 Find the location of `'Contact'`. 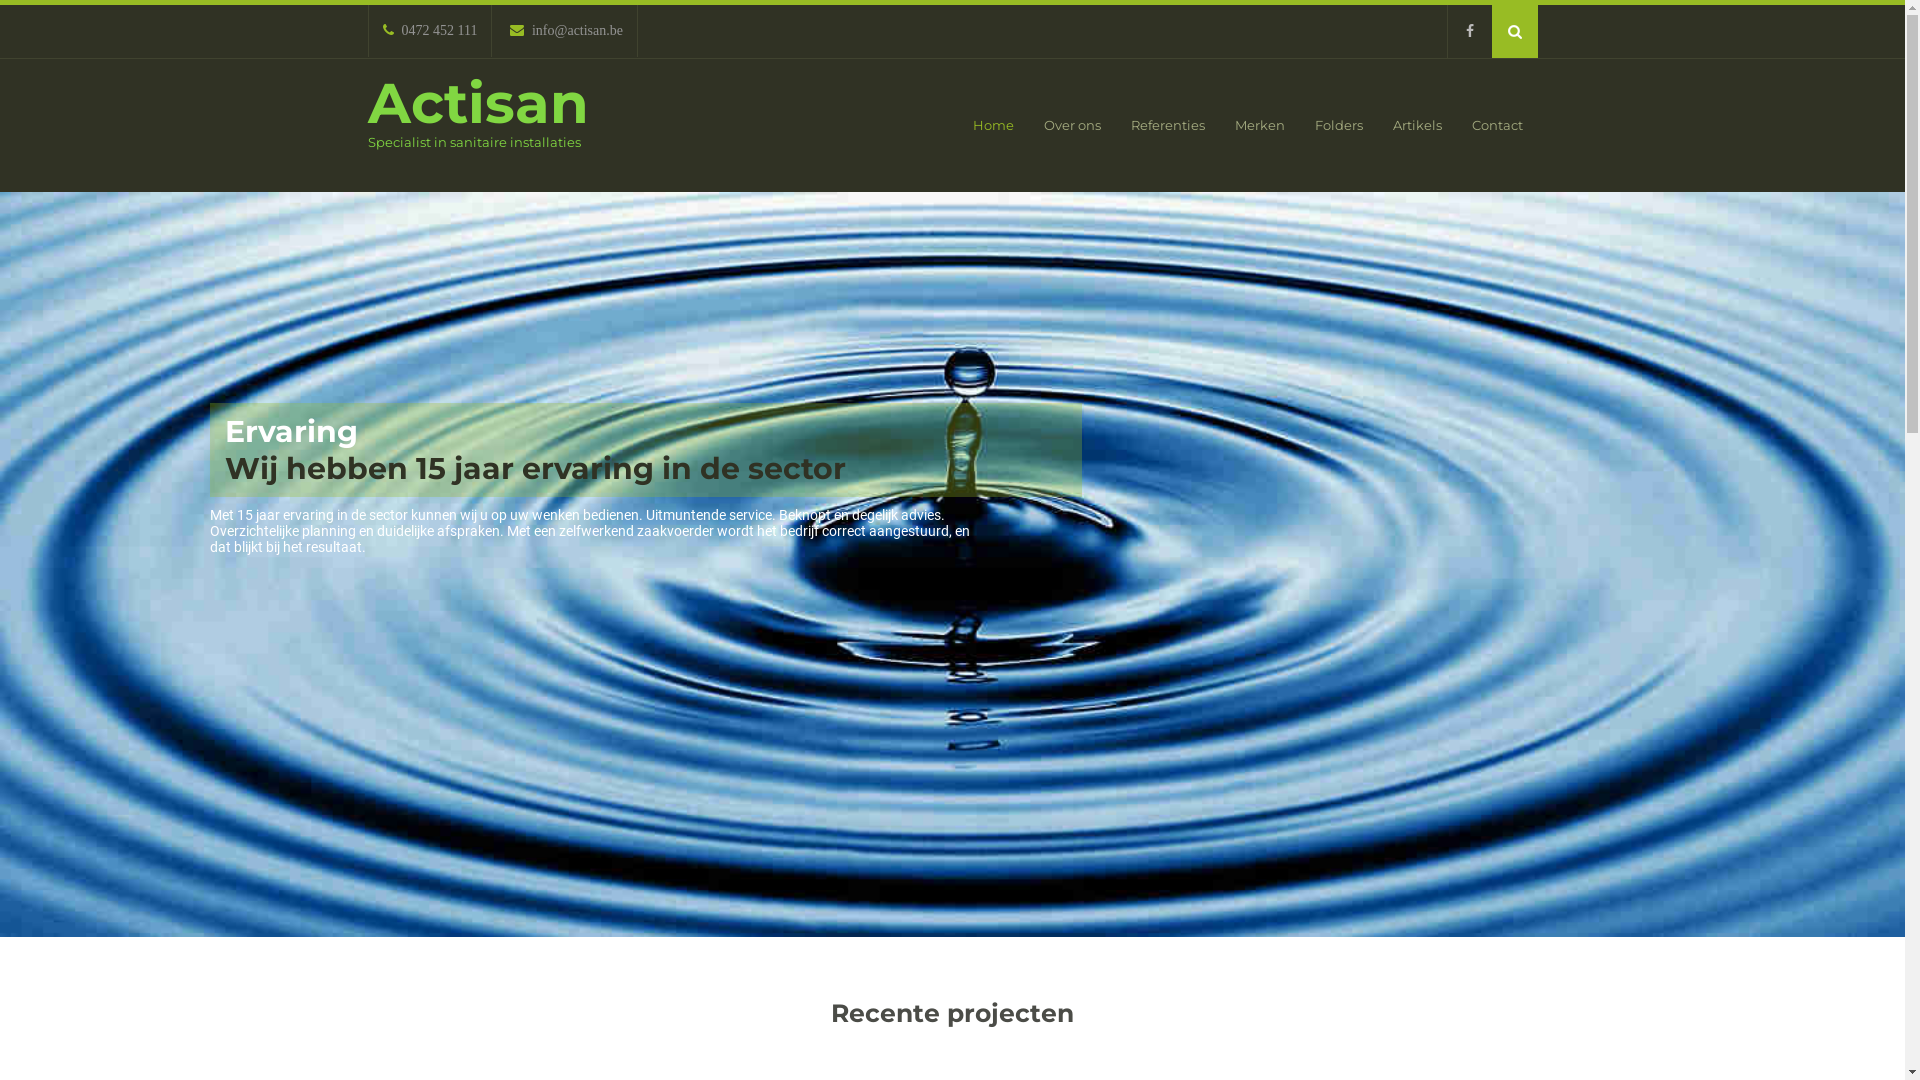

'Contact' is located at coordinates (1496, 125).